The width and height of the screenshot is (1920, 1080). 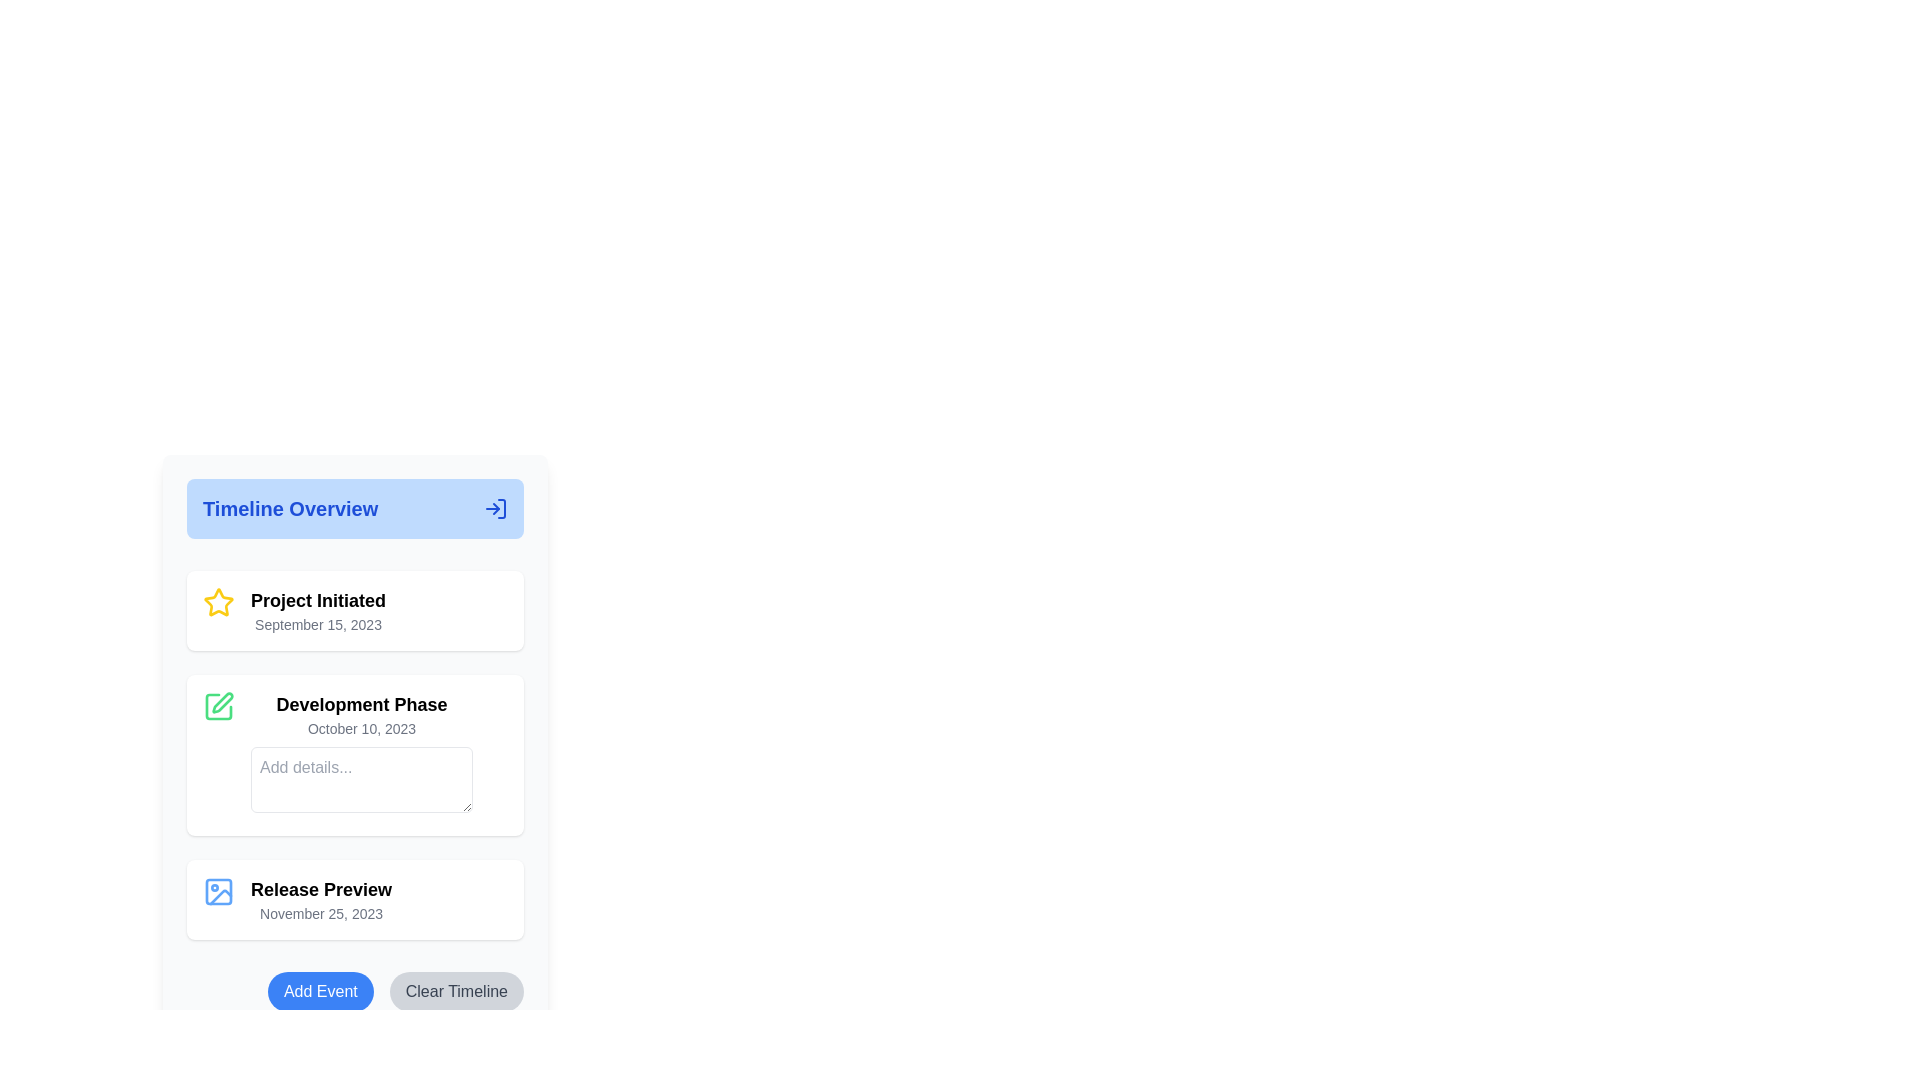 What do you see at coordinates (321, 889) in the screenshot?
I see `the 'Release Preview' text label element which is styled as a heading in bold black font, located at the bottom of the timeline above the date 'November 25, 2023'` at bounding box center [321, 889].